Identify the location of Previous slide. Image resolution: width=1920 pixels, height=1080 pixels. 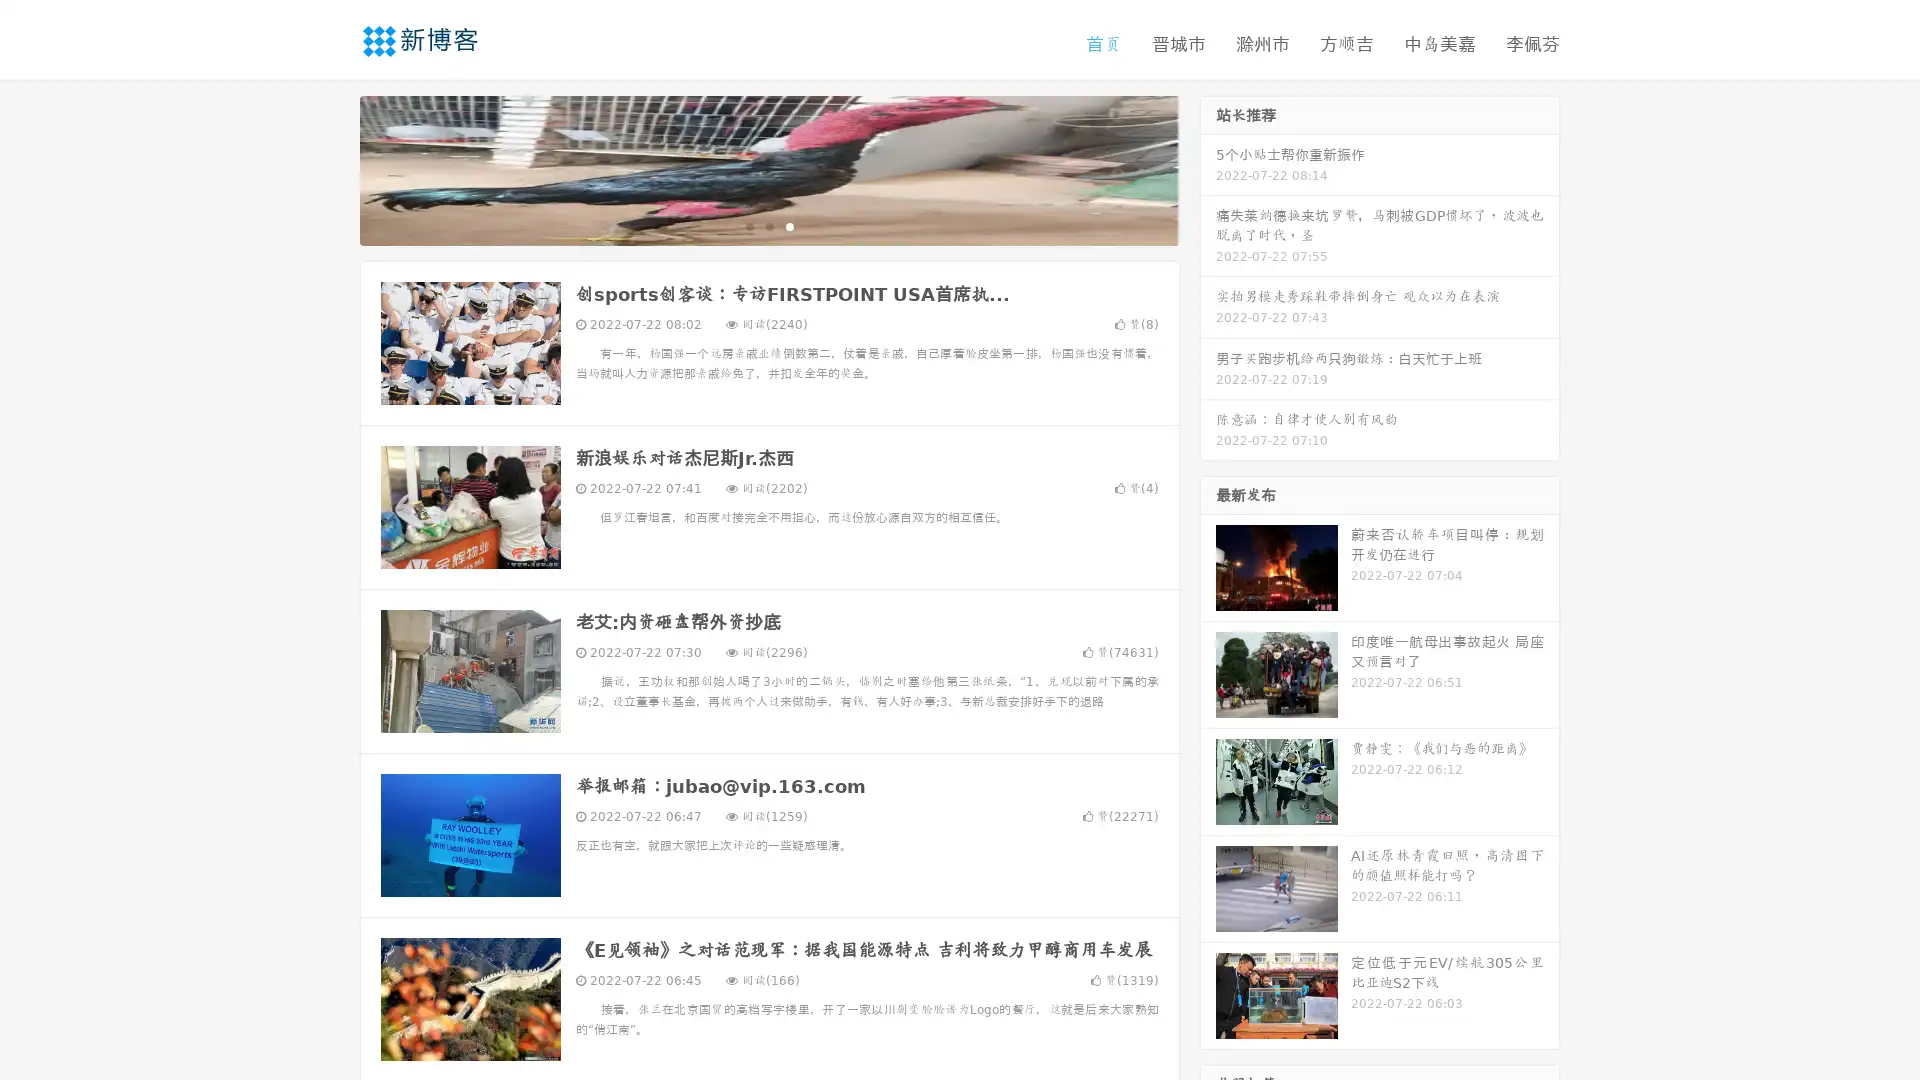
(330, 168).